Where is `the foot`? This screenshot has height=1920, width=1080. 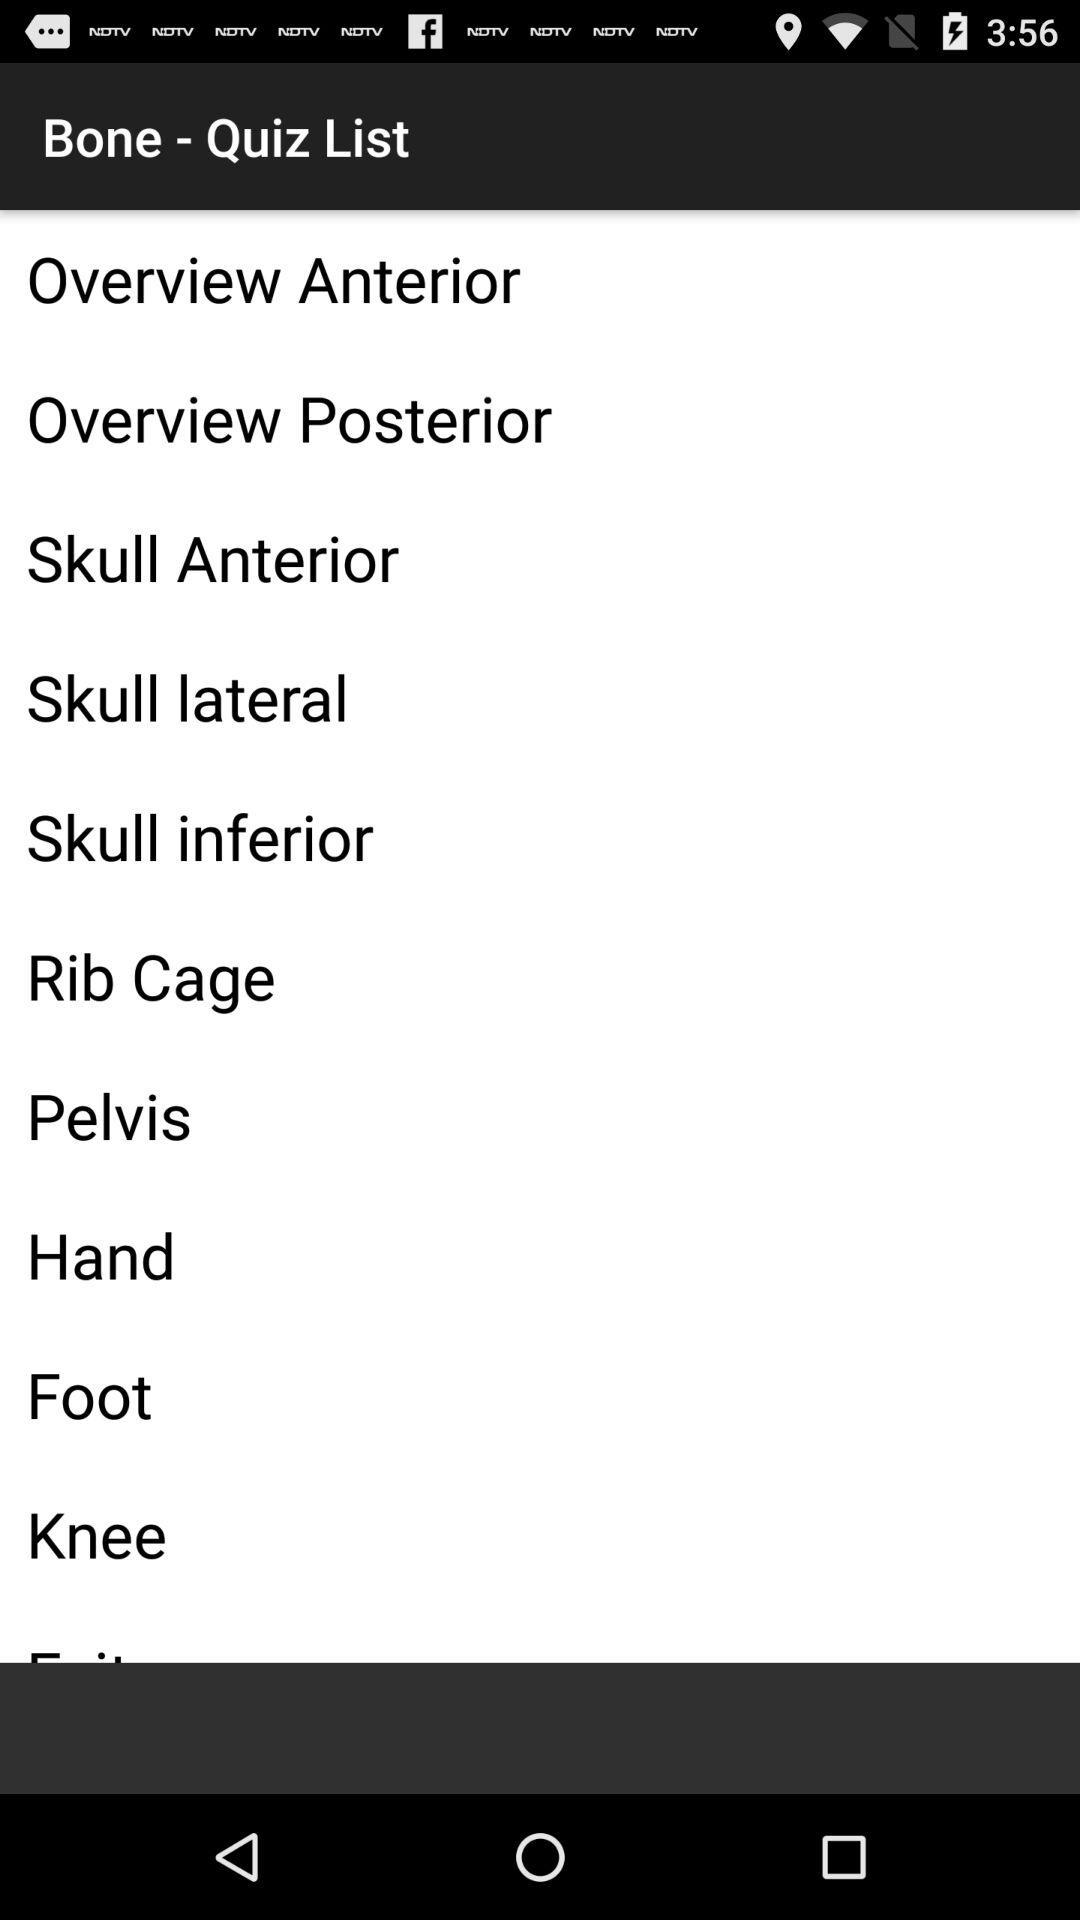 the foot is located at coordinates (540, 1393).